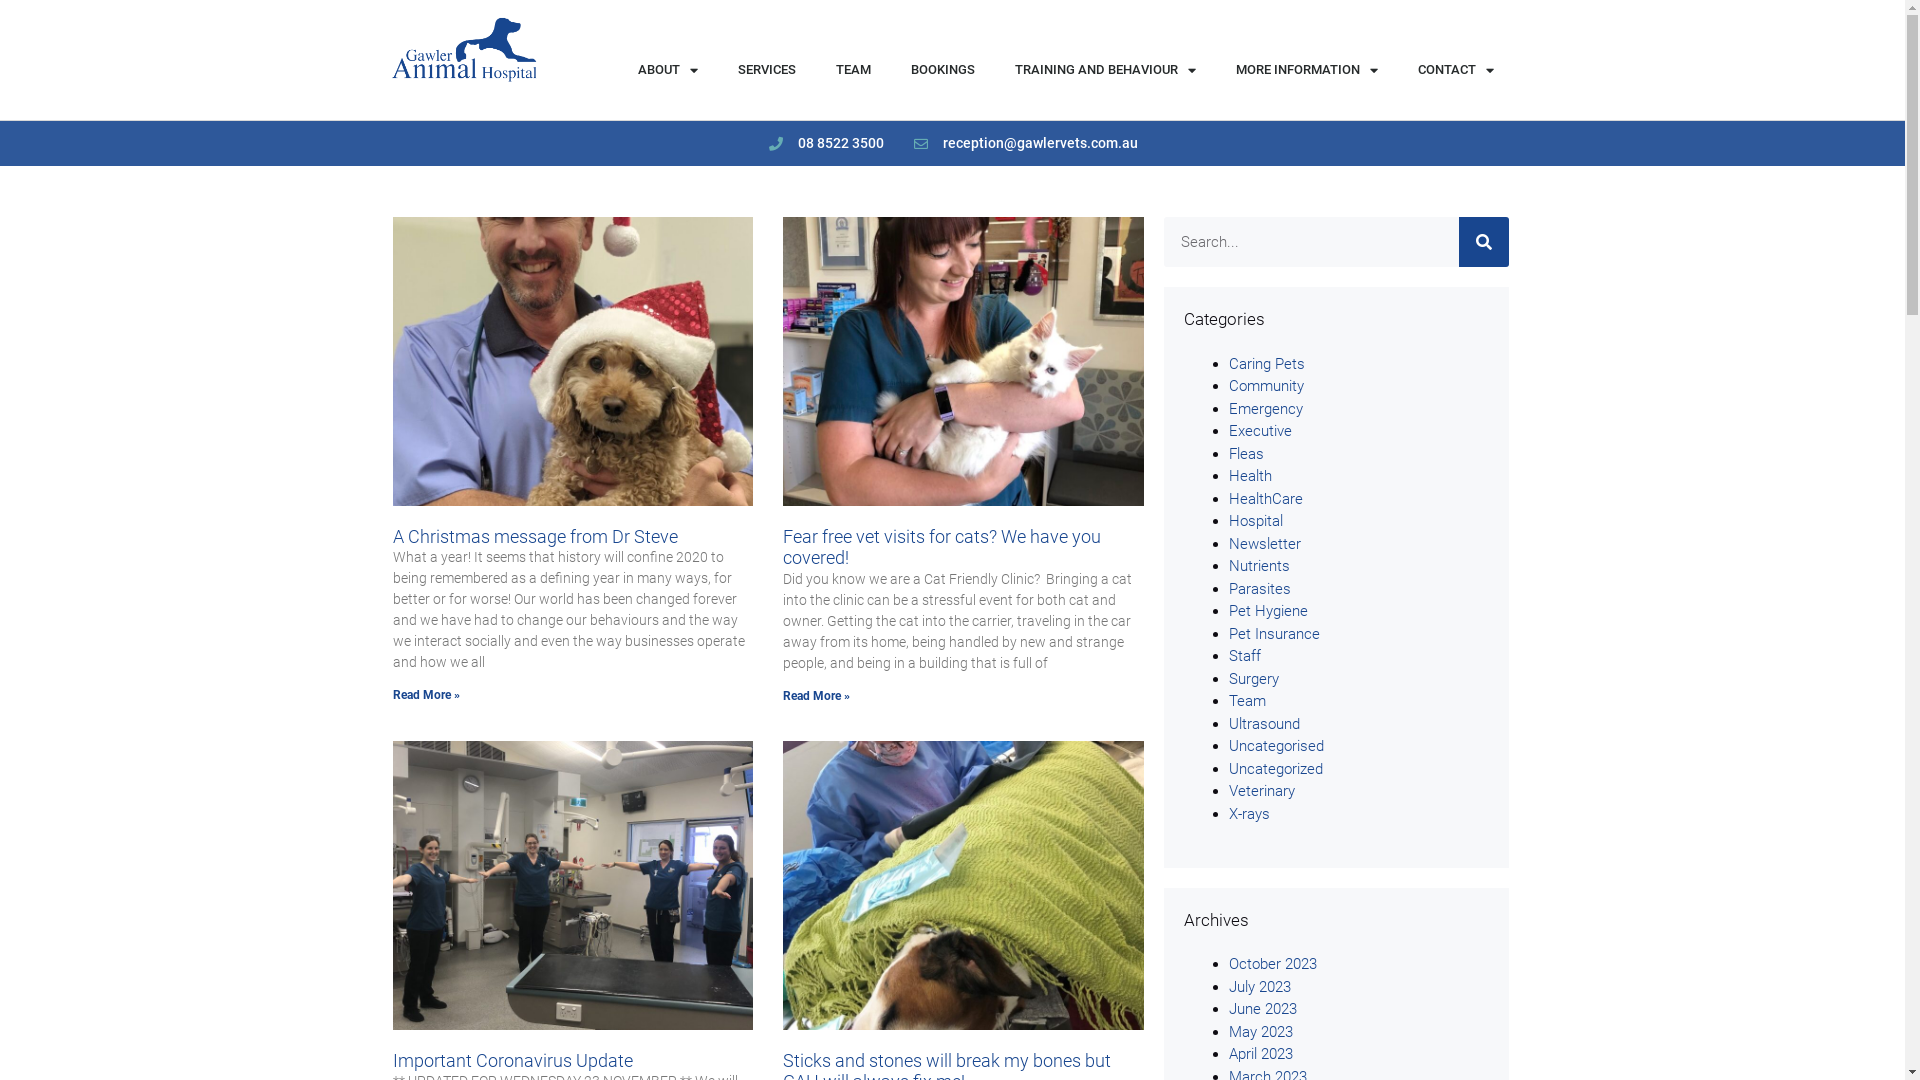 Image resolution: width=1920 pixels, height=1080 pixels. Describe the element at coordinates (1263, 722) in the screenshot. I see `'Ultrasound'` at that location.